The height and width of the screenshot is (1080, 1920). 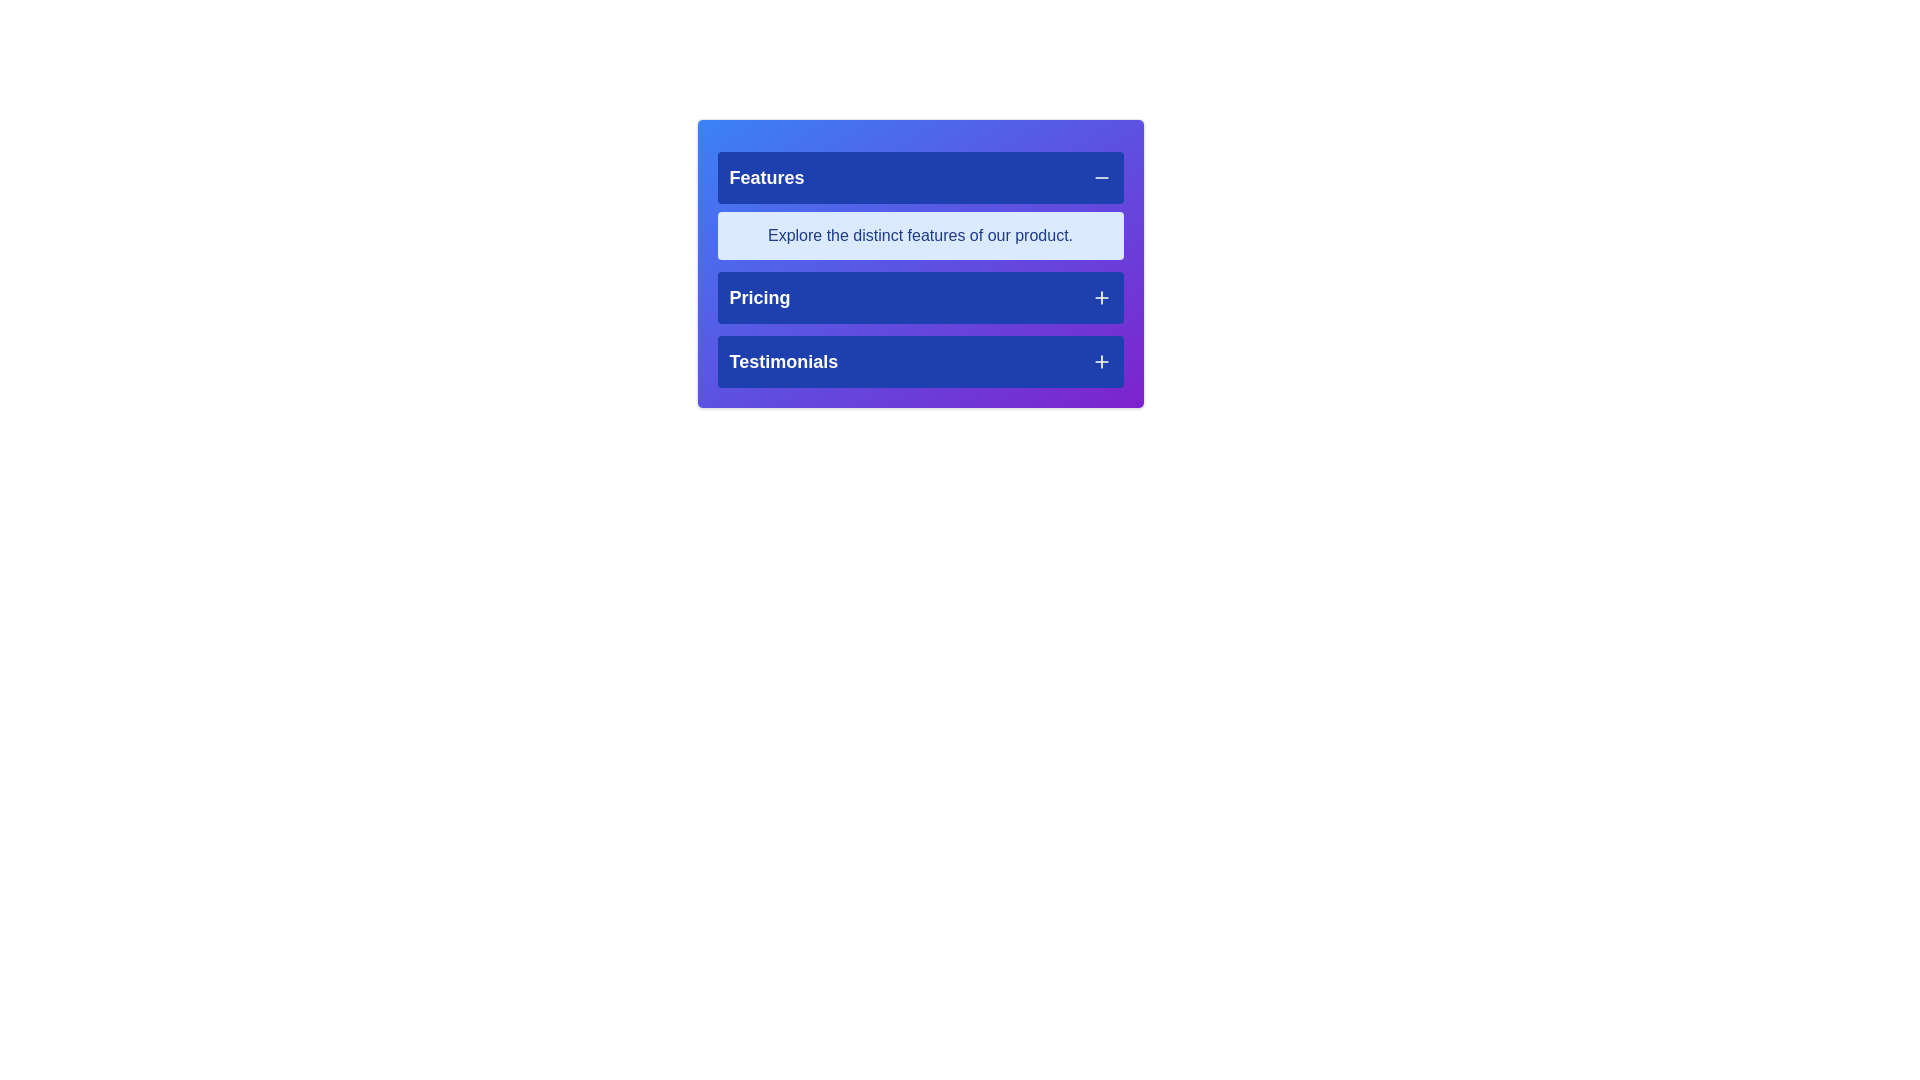 I want to click on the first button in the vertical stack, so click(x=919, y=176).